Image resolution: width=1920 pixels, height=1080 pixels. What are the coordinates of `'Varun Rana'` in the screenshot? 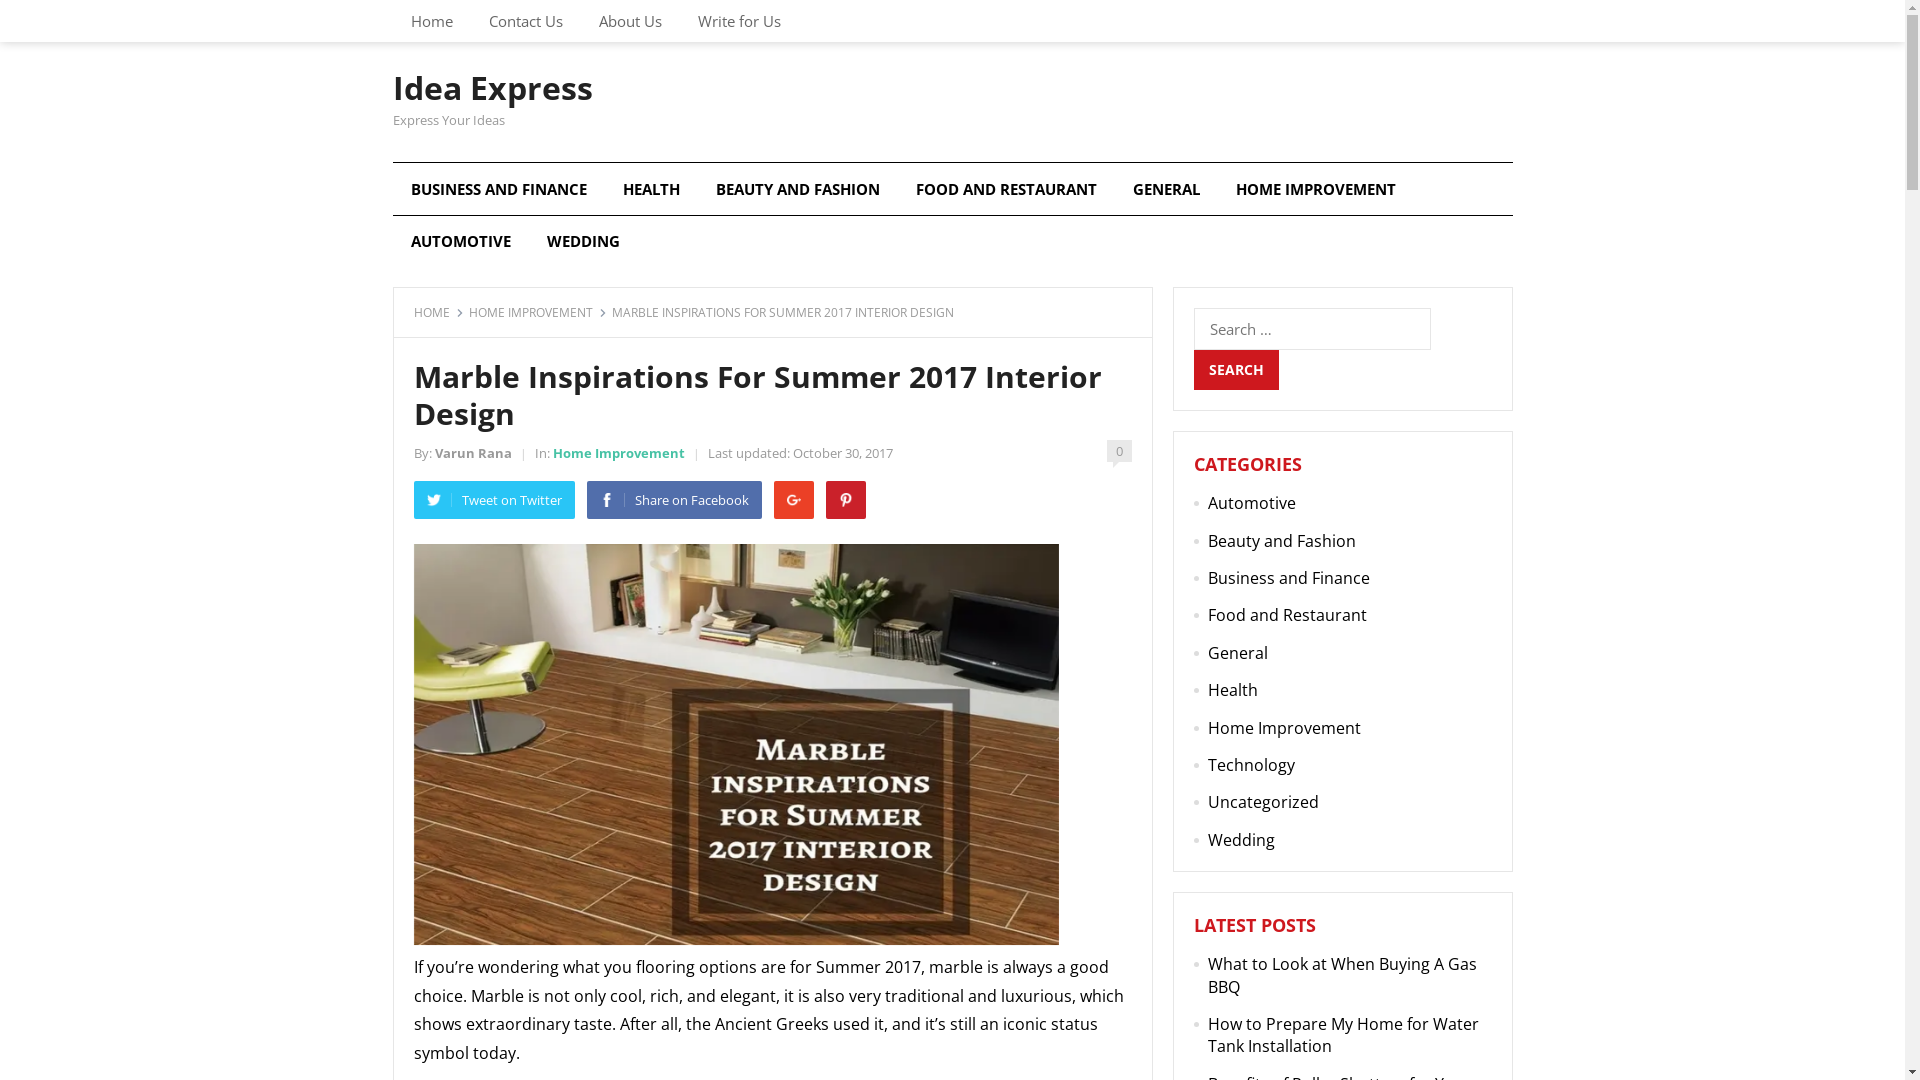 It's located at (471, 452).